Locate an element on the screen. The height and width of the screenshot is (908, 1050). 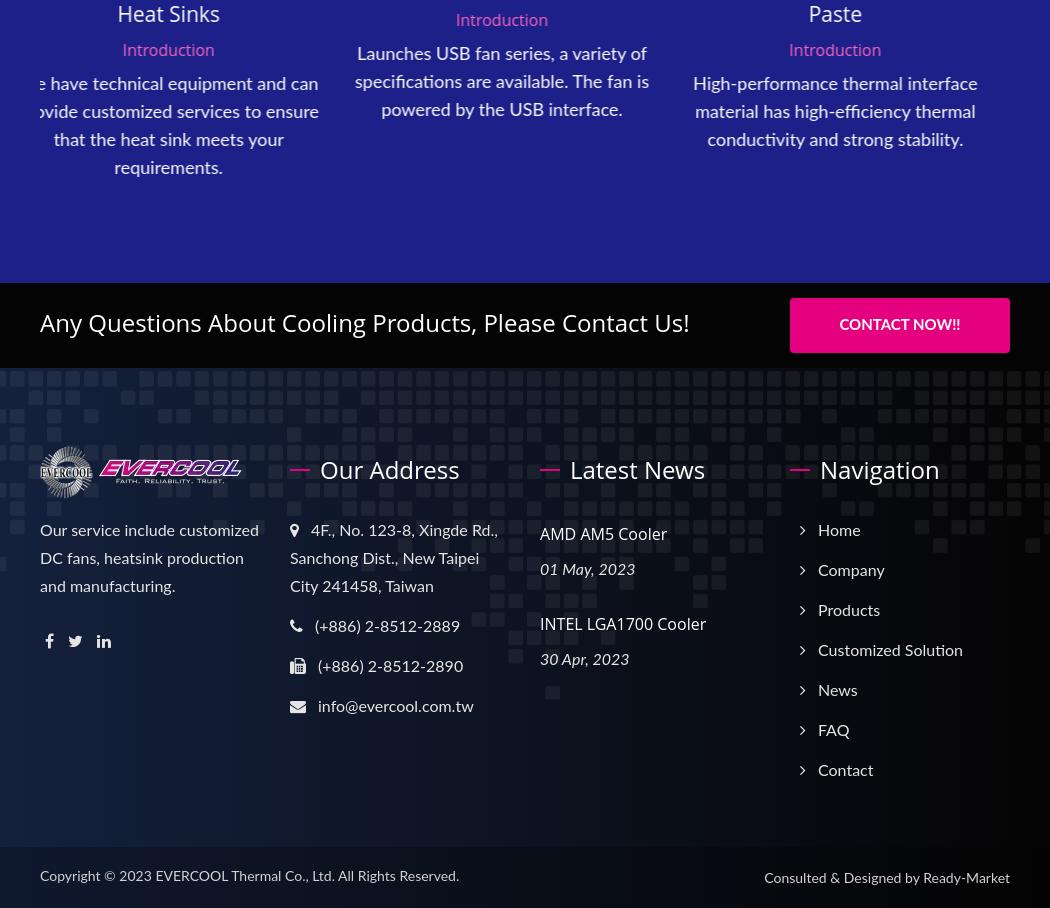
'01 May, 2023' is located at coordinates (586, 570).